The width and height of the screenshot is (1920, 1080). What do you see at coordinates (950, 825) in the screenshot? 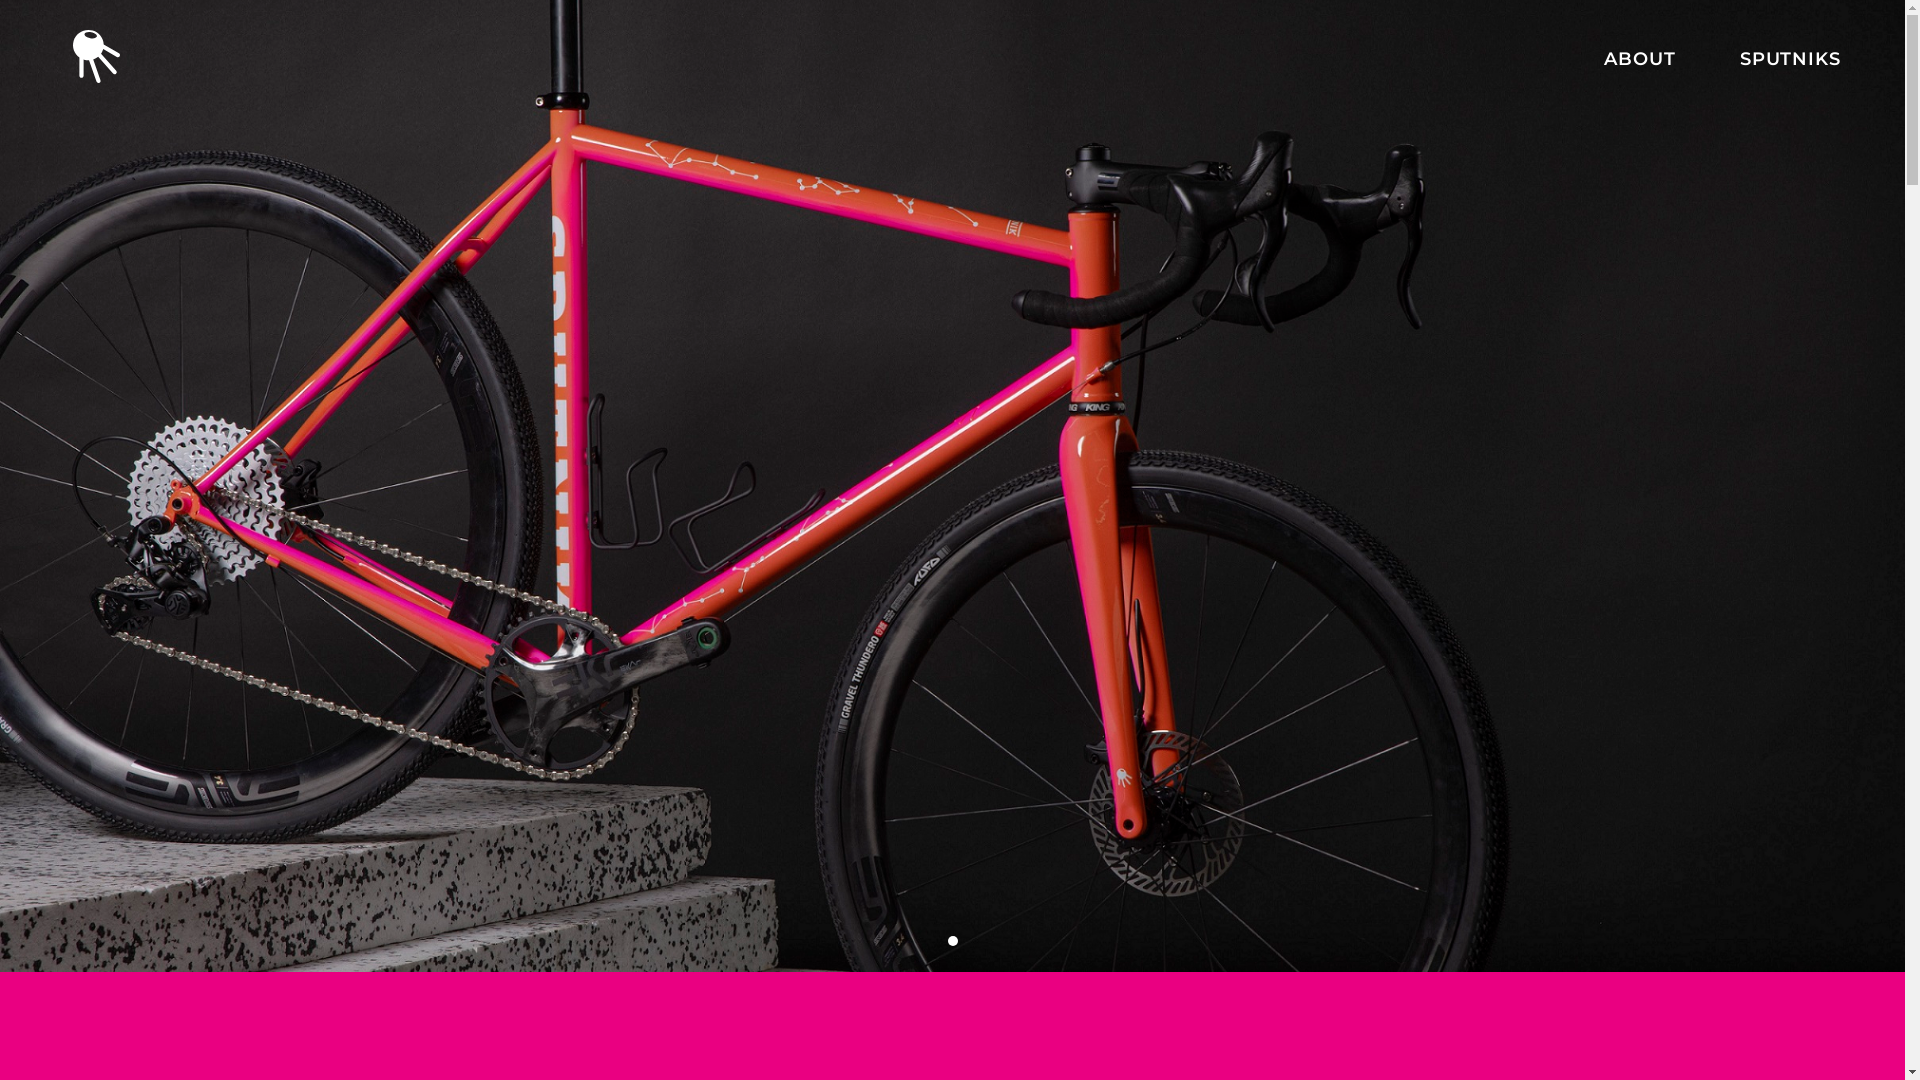
I see `'Sputniks'` at bounding box center [950, 825].